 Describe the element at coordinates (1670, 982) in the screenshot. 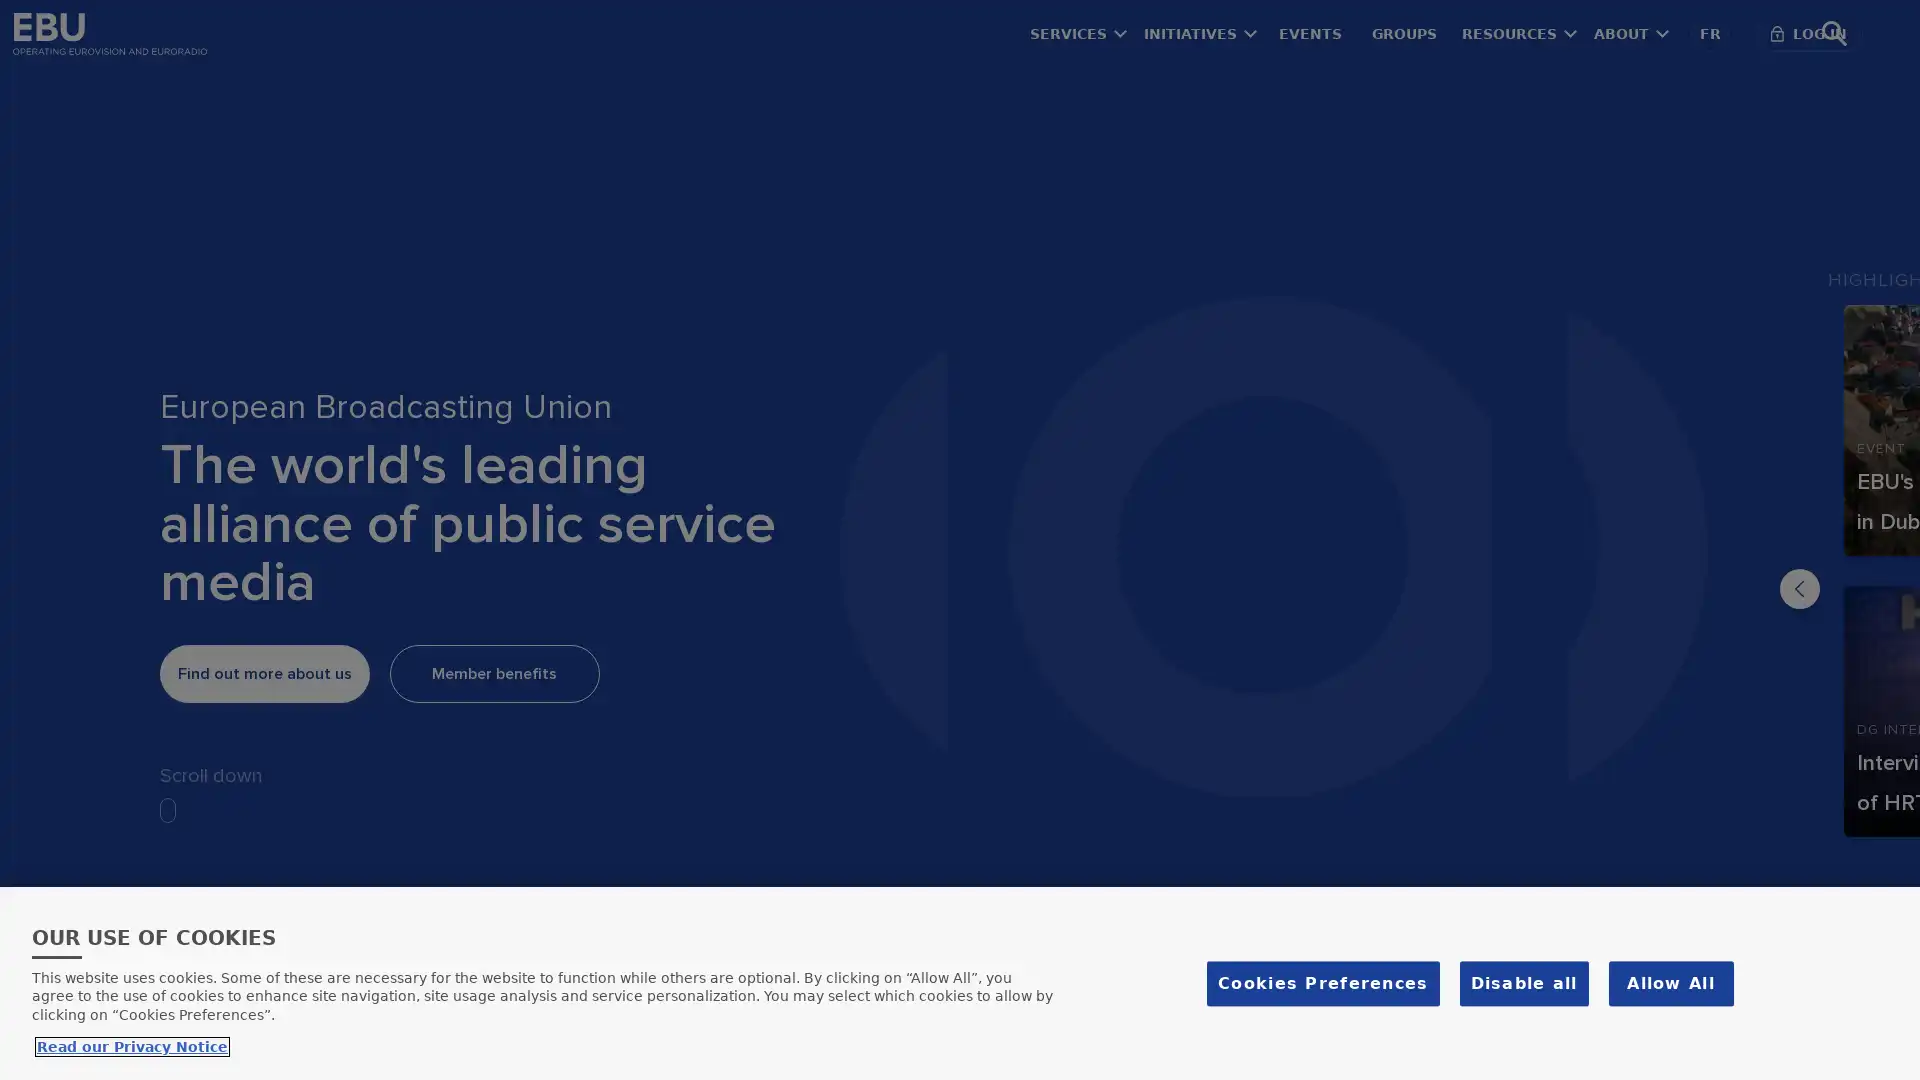

I see `Allow All` at that location.